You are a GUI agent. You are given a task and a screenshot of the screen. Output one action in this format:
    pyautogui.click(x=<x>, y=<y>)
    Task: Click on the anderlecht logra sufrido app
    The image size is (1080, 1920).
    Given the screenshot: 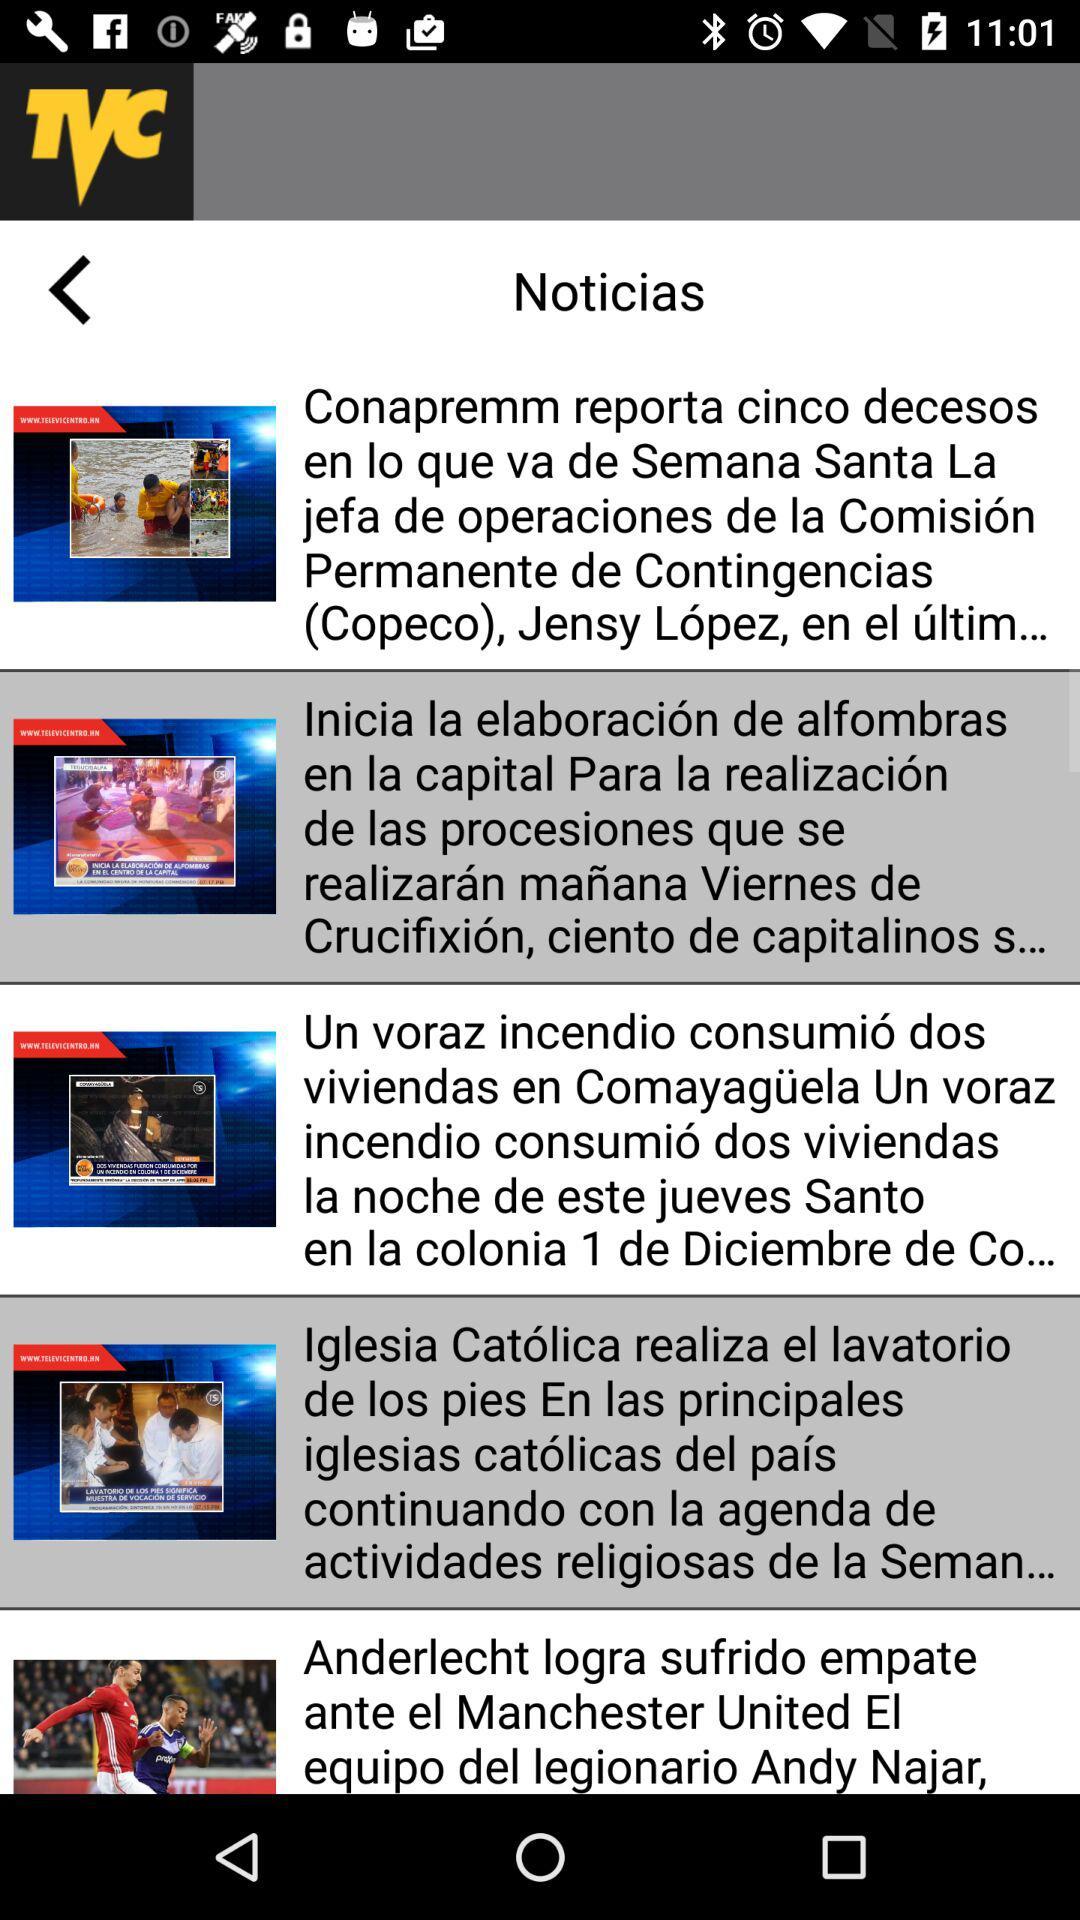 What is the action you would take?
    pyautogui.click(x=683, y=1707)
    